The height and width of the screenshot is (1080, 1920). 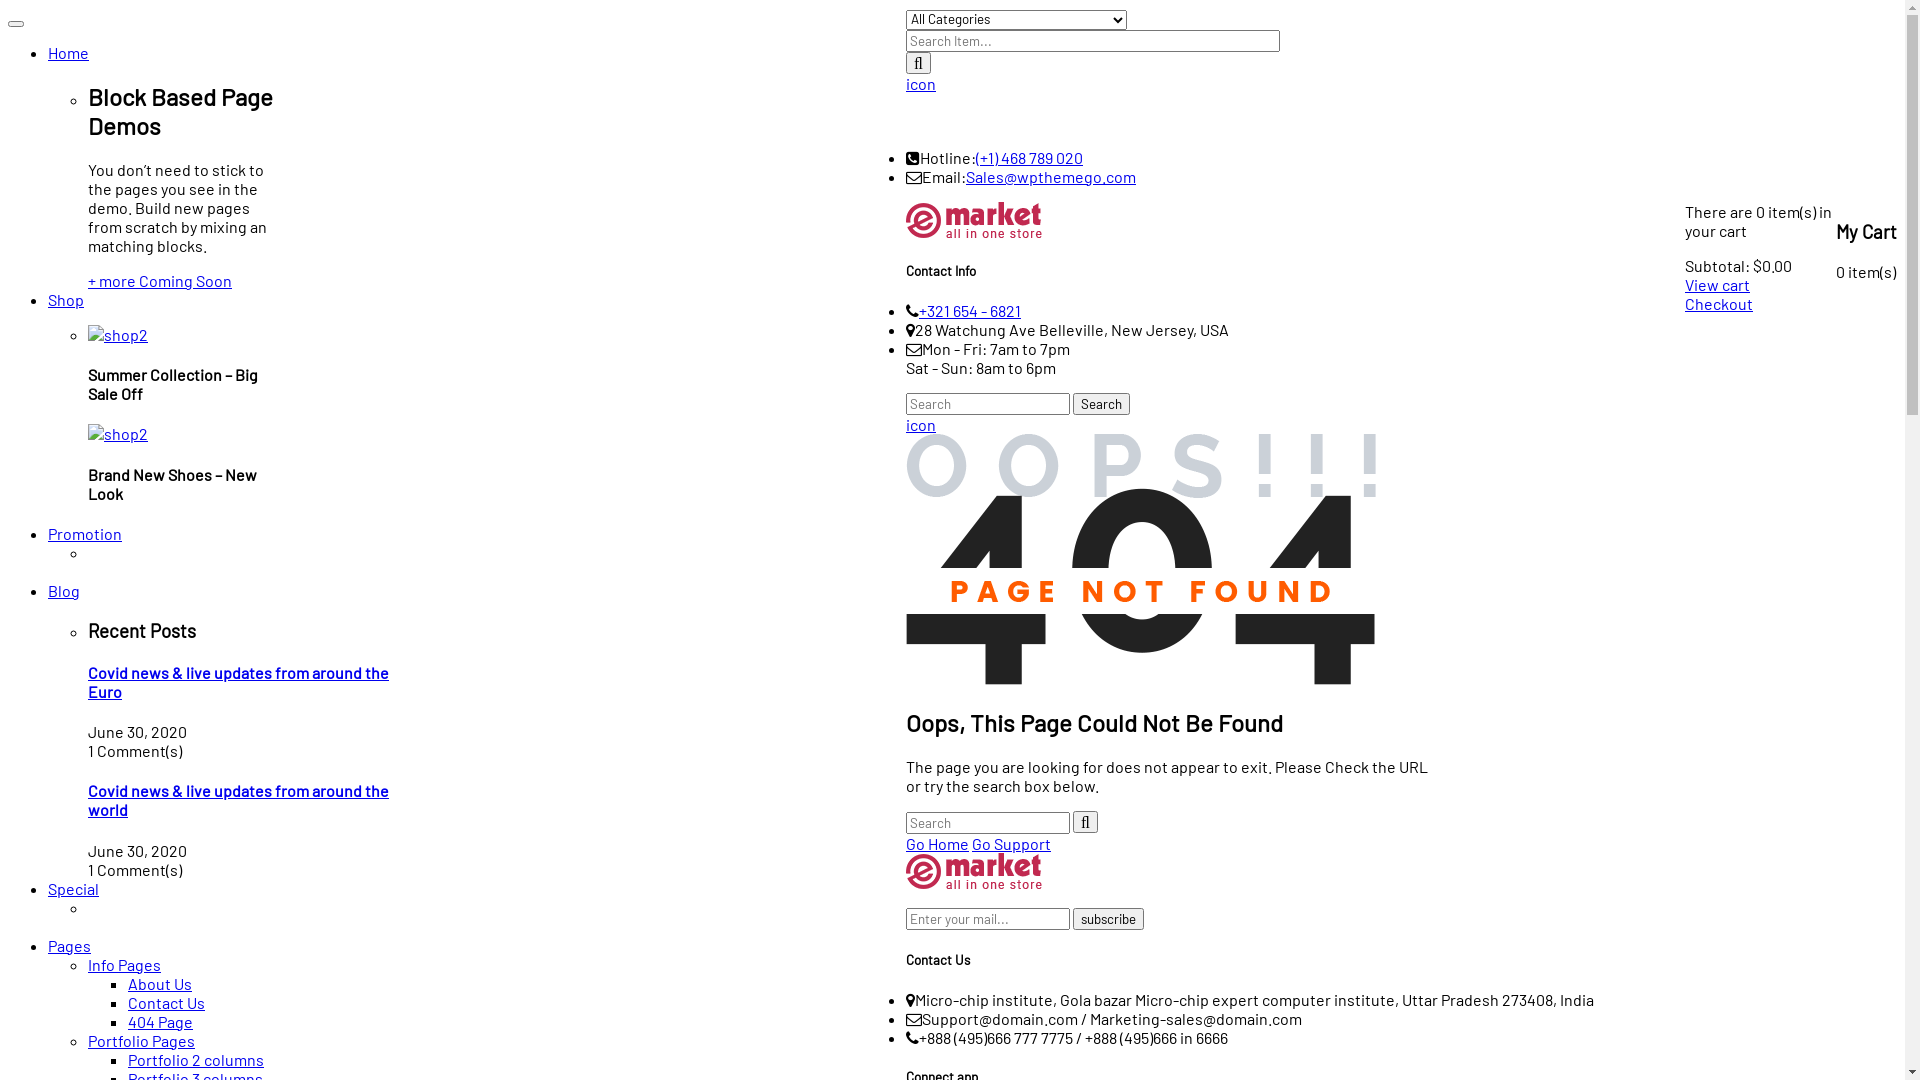 I want to click on '(+1) 468 789 020', so click(x=1029, y=156).